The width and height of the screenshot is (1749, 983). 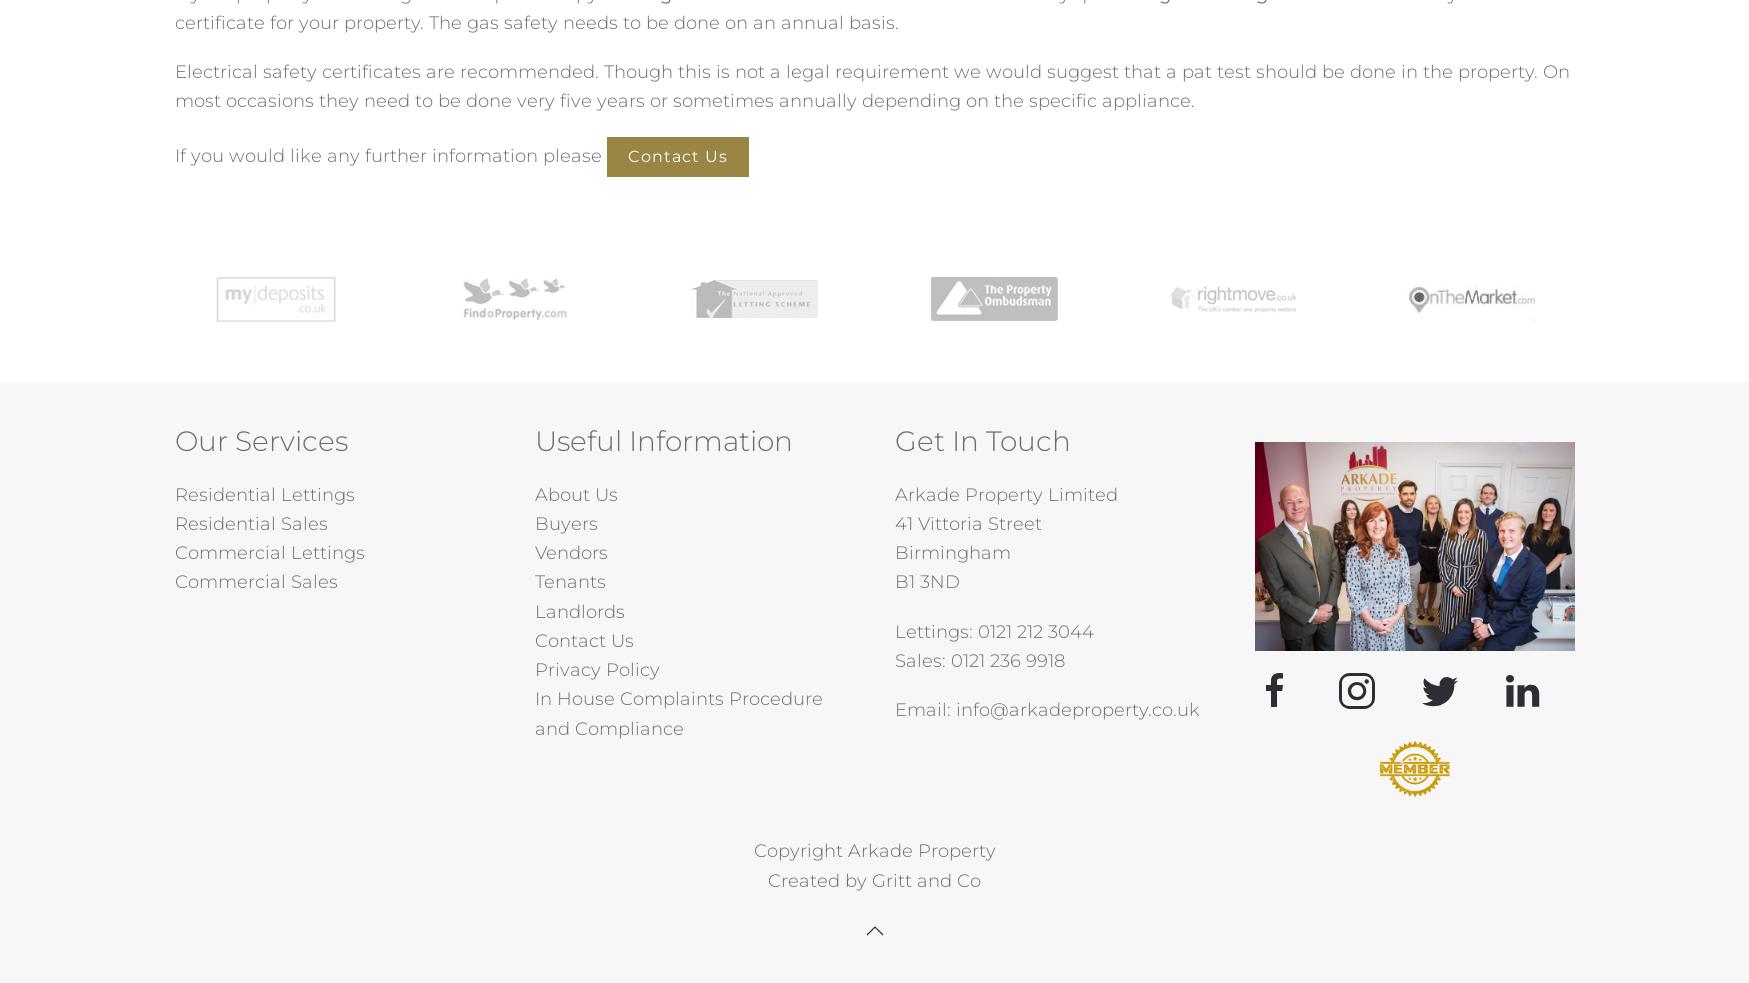 What do you see at coordinates (577, 611) in the screenshot?
I see `'Landlords'` at bounding box center [577, 611].